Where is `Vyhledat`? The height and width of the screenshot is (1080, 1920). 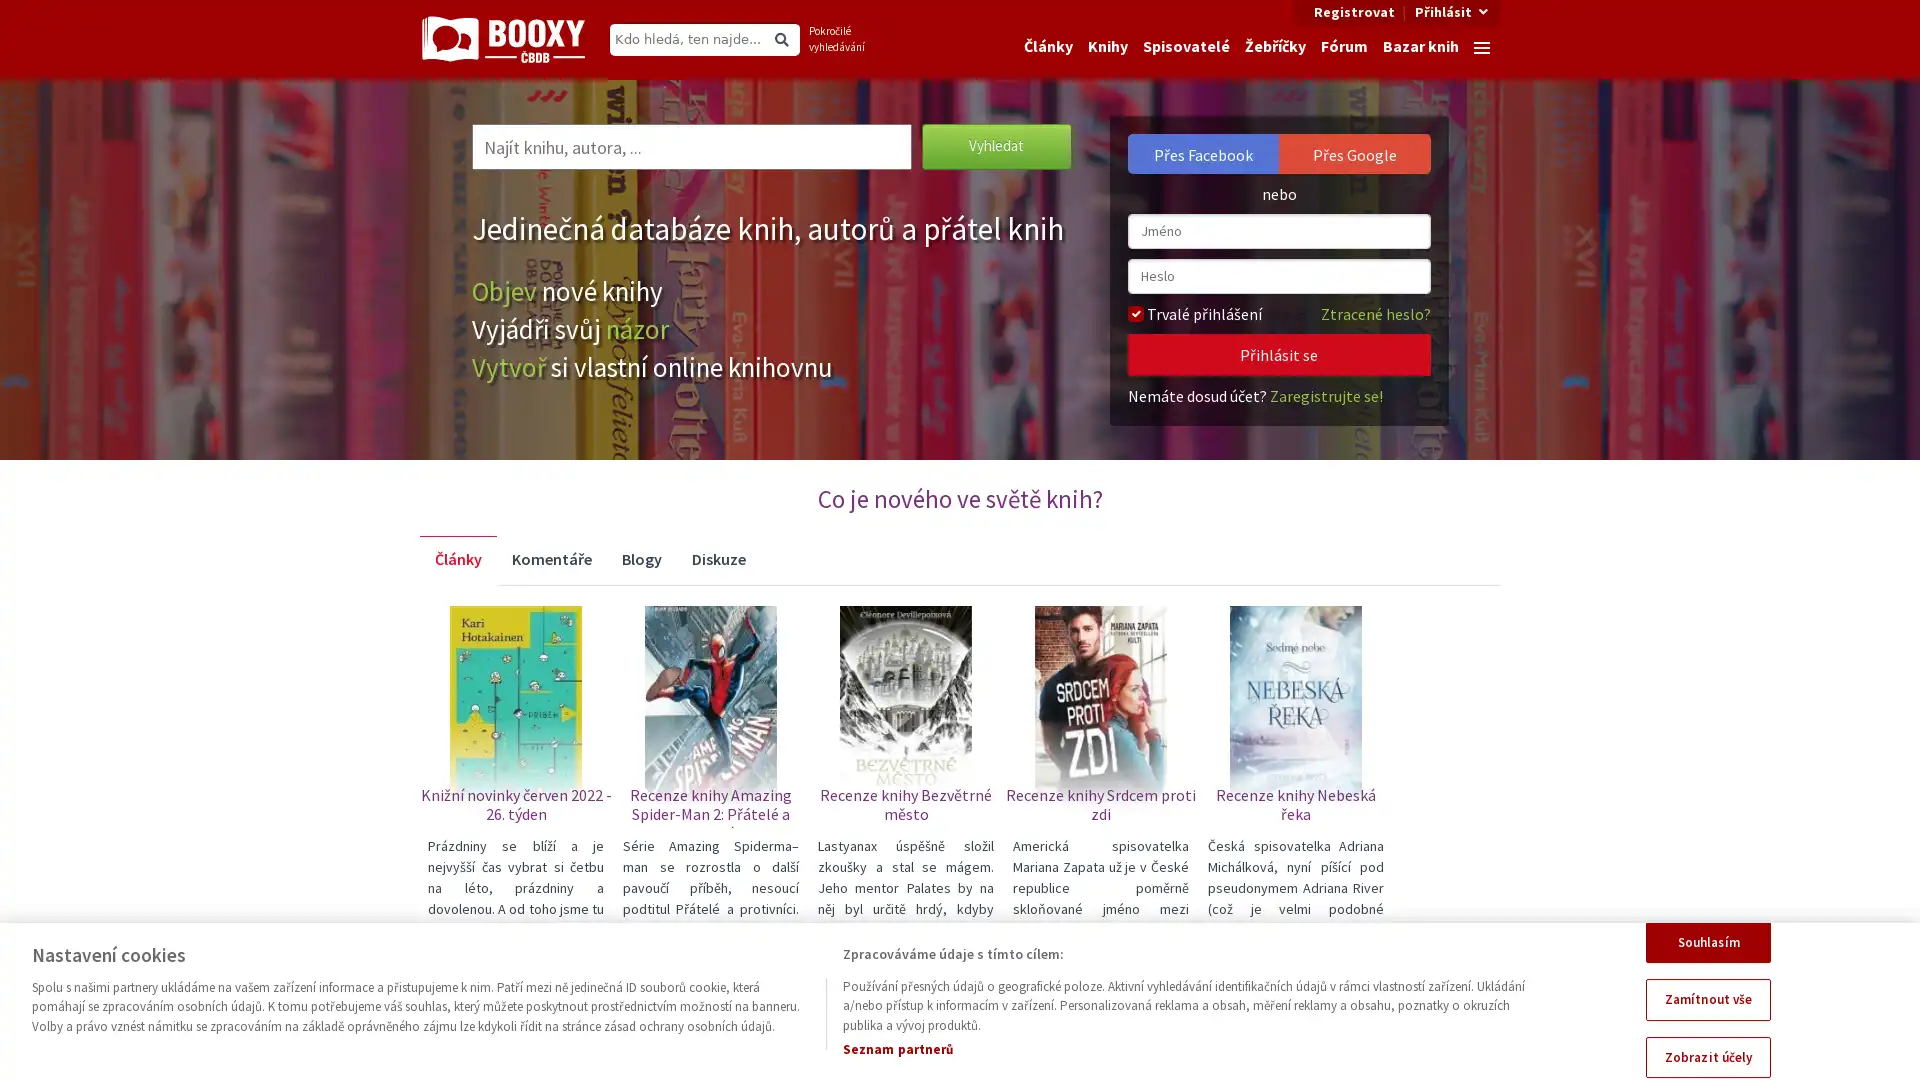 Vyhledat is located at coordinates (996, 145).